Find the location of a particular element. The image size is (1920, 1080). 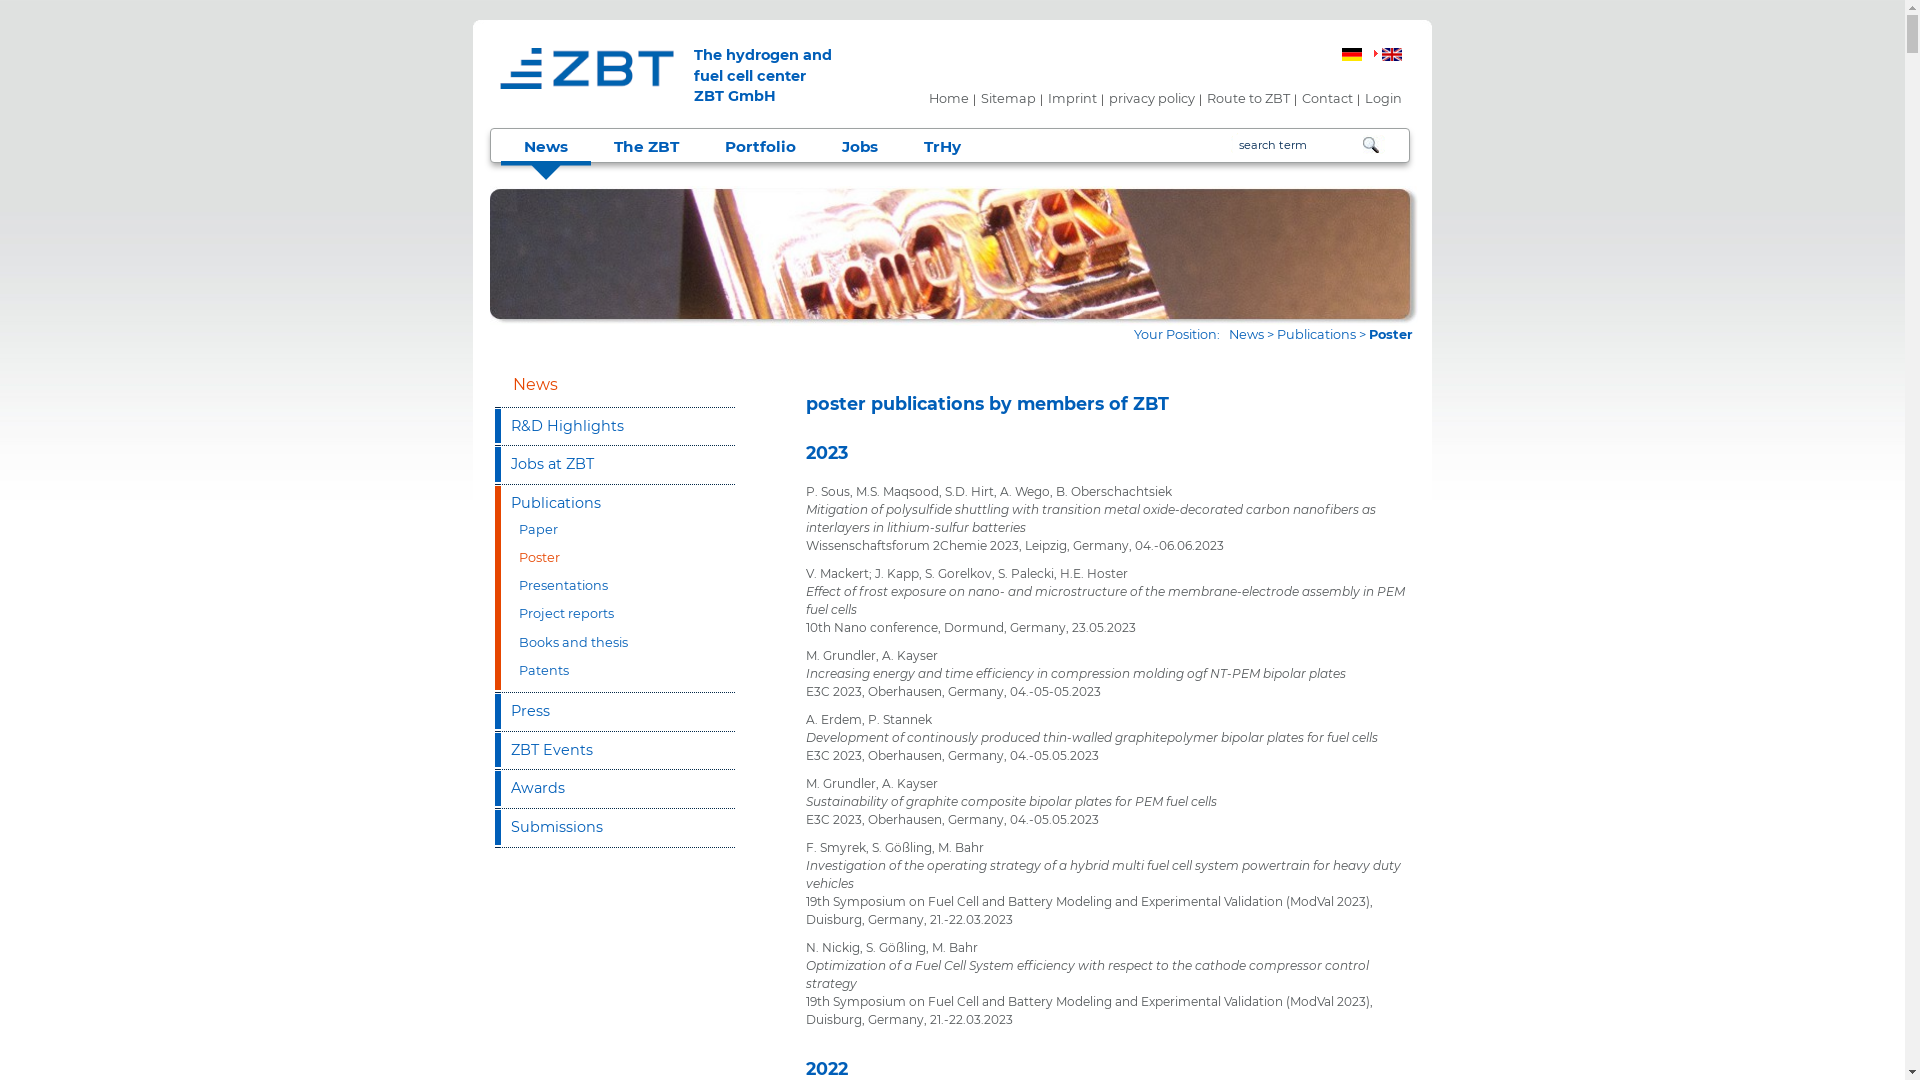

'The ZBT' is located at coordinates (646, 145).